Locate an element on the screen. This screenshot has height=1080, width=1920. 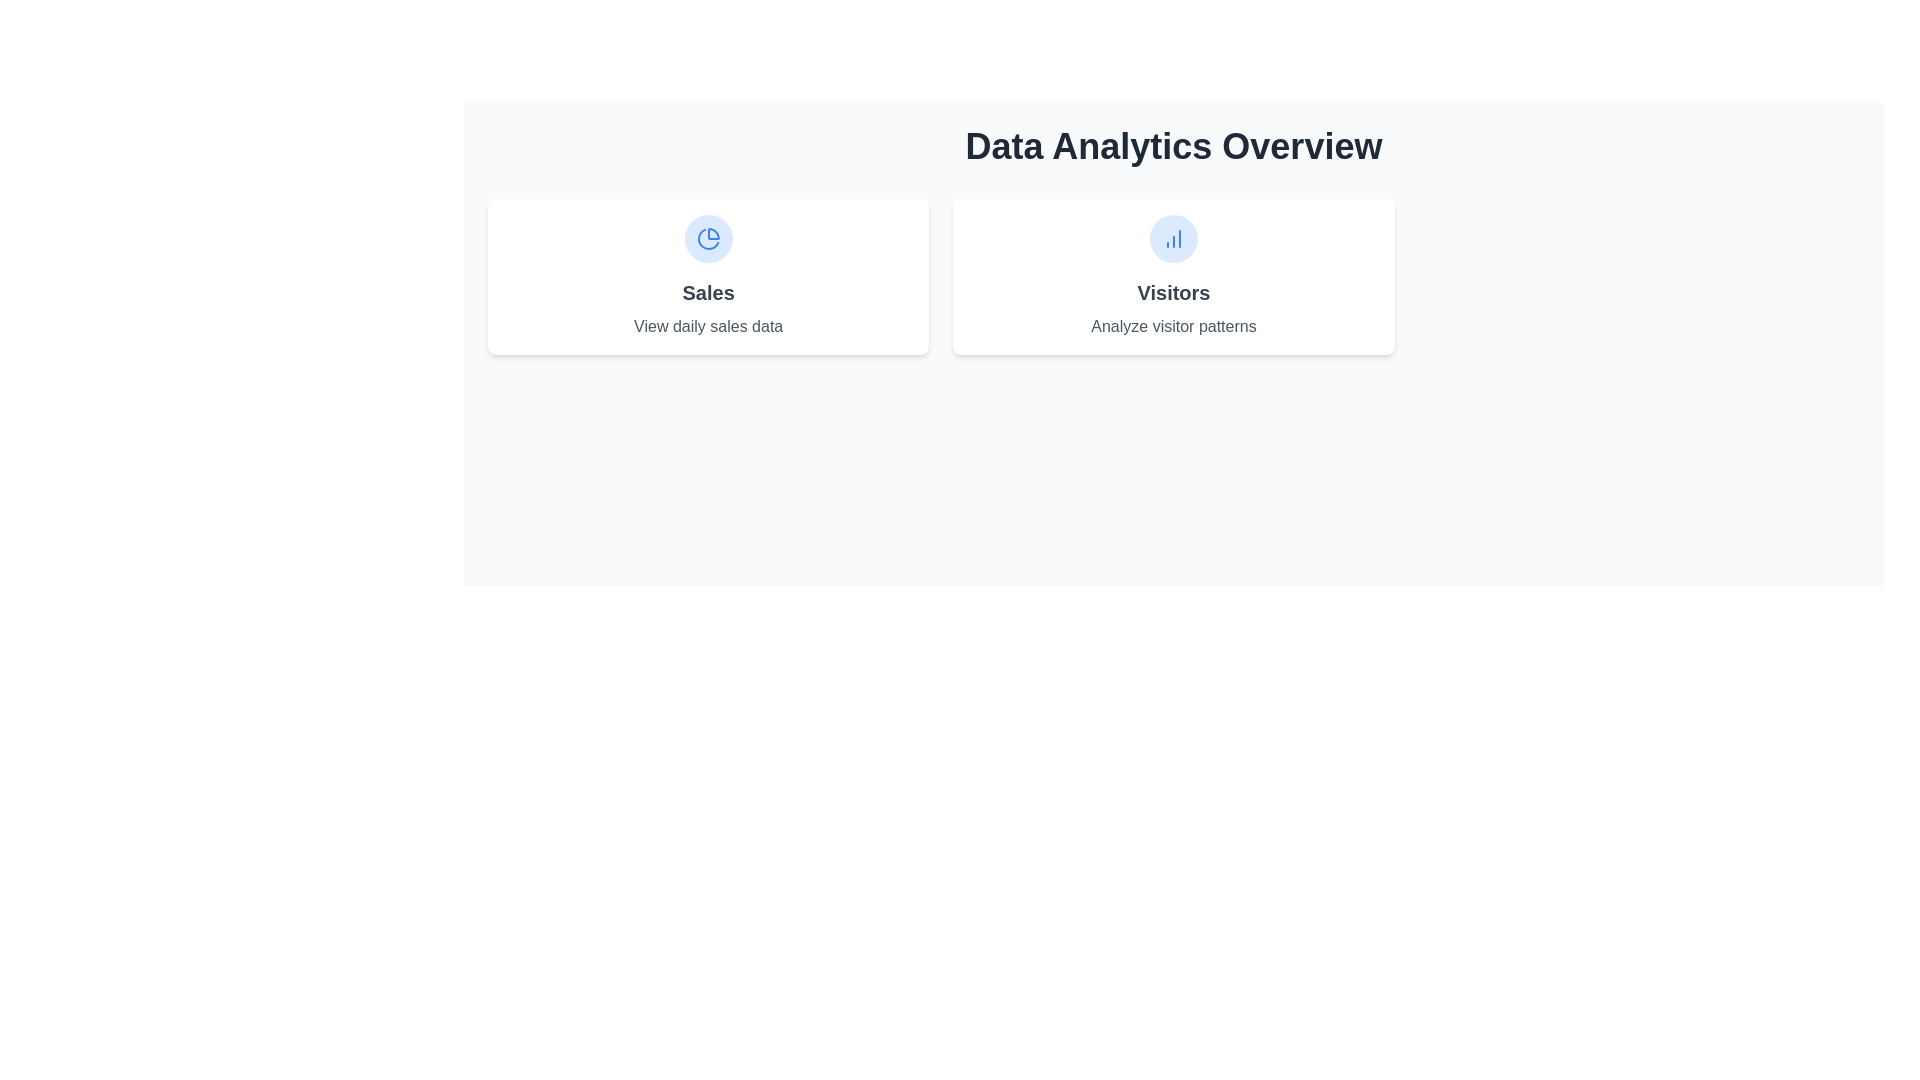
descriptive information provided by the text label located directly below the 'Visitors' text element within the card-like component in the center-right of the interface is located at coordinates (1174, 326).